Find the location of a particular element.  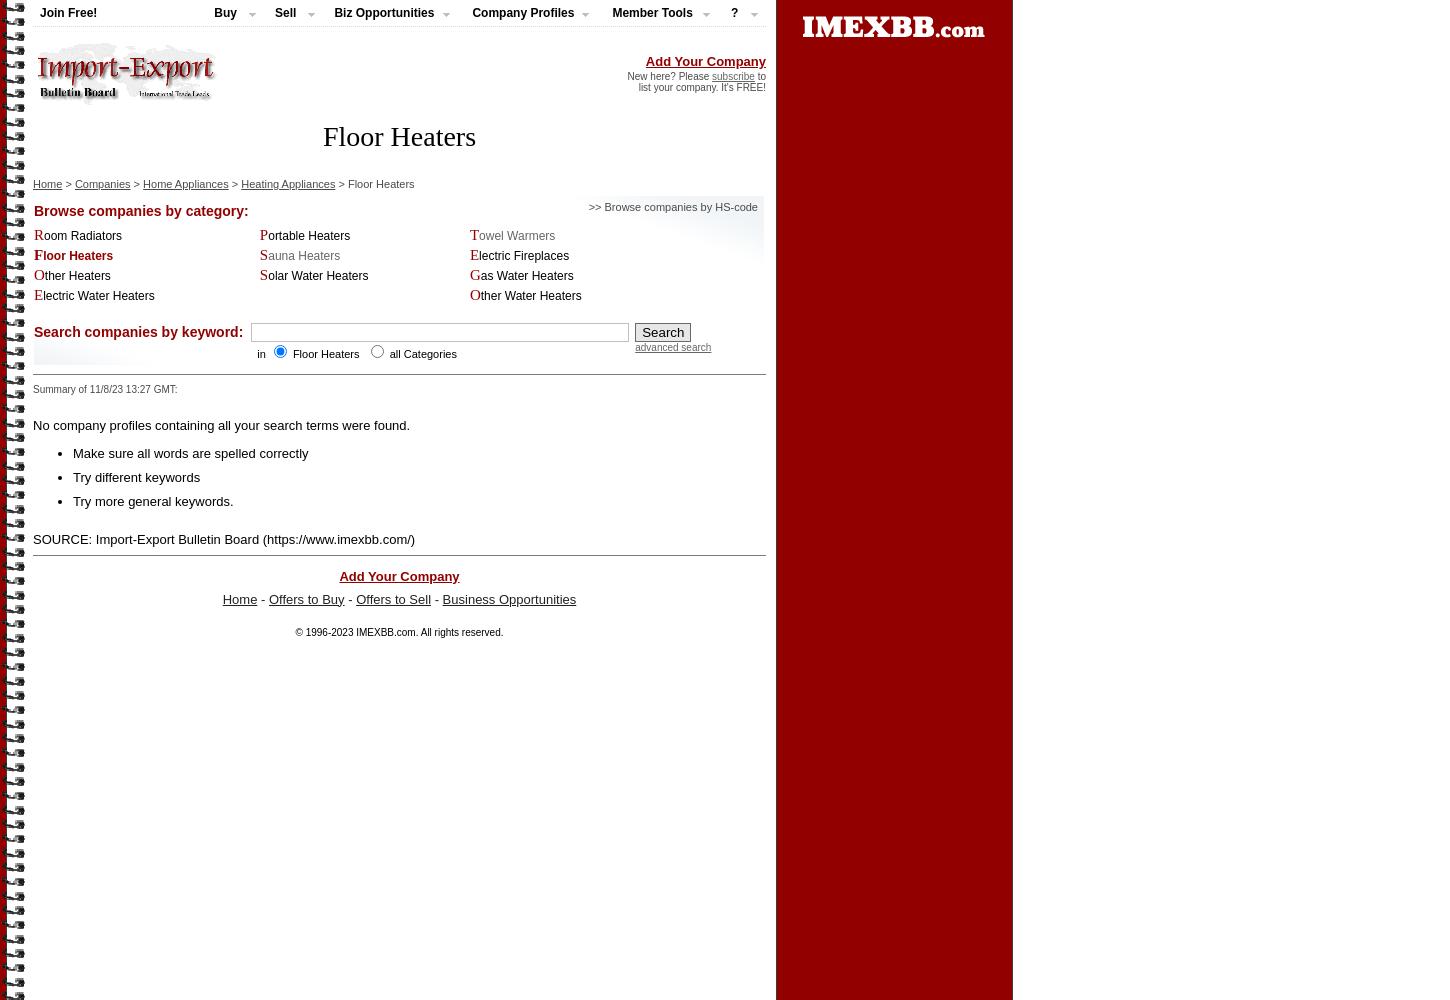

'Browse companies by category:' is located at coordinates (139, 209).